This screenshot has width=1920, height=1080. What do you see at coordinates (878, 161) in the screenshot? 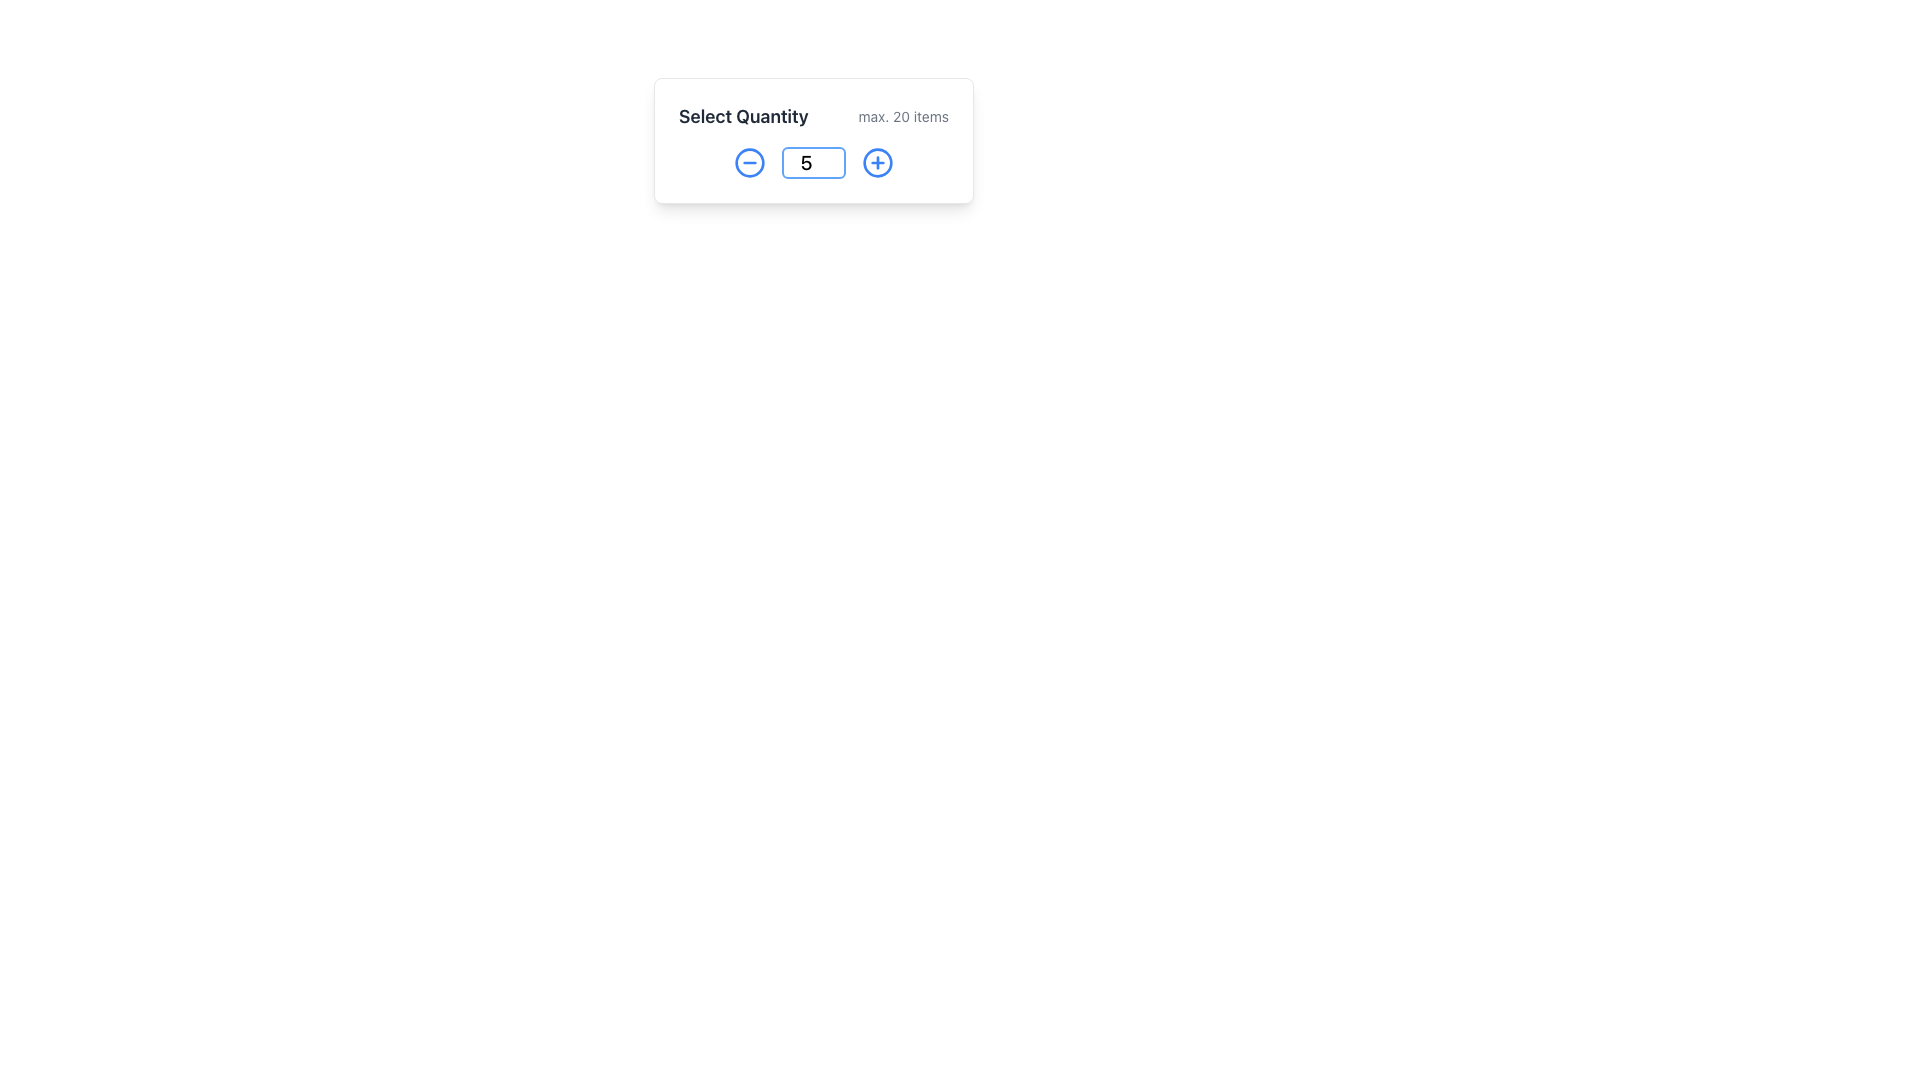
I see `the increment button, which is represented by the largest circular icon within the SVG, located on the far right of the quantity selection interface labeled 'Select Quantity'` at bounding box center [878, 161].